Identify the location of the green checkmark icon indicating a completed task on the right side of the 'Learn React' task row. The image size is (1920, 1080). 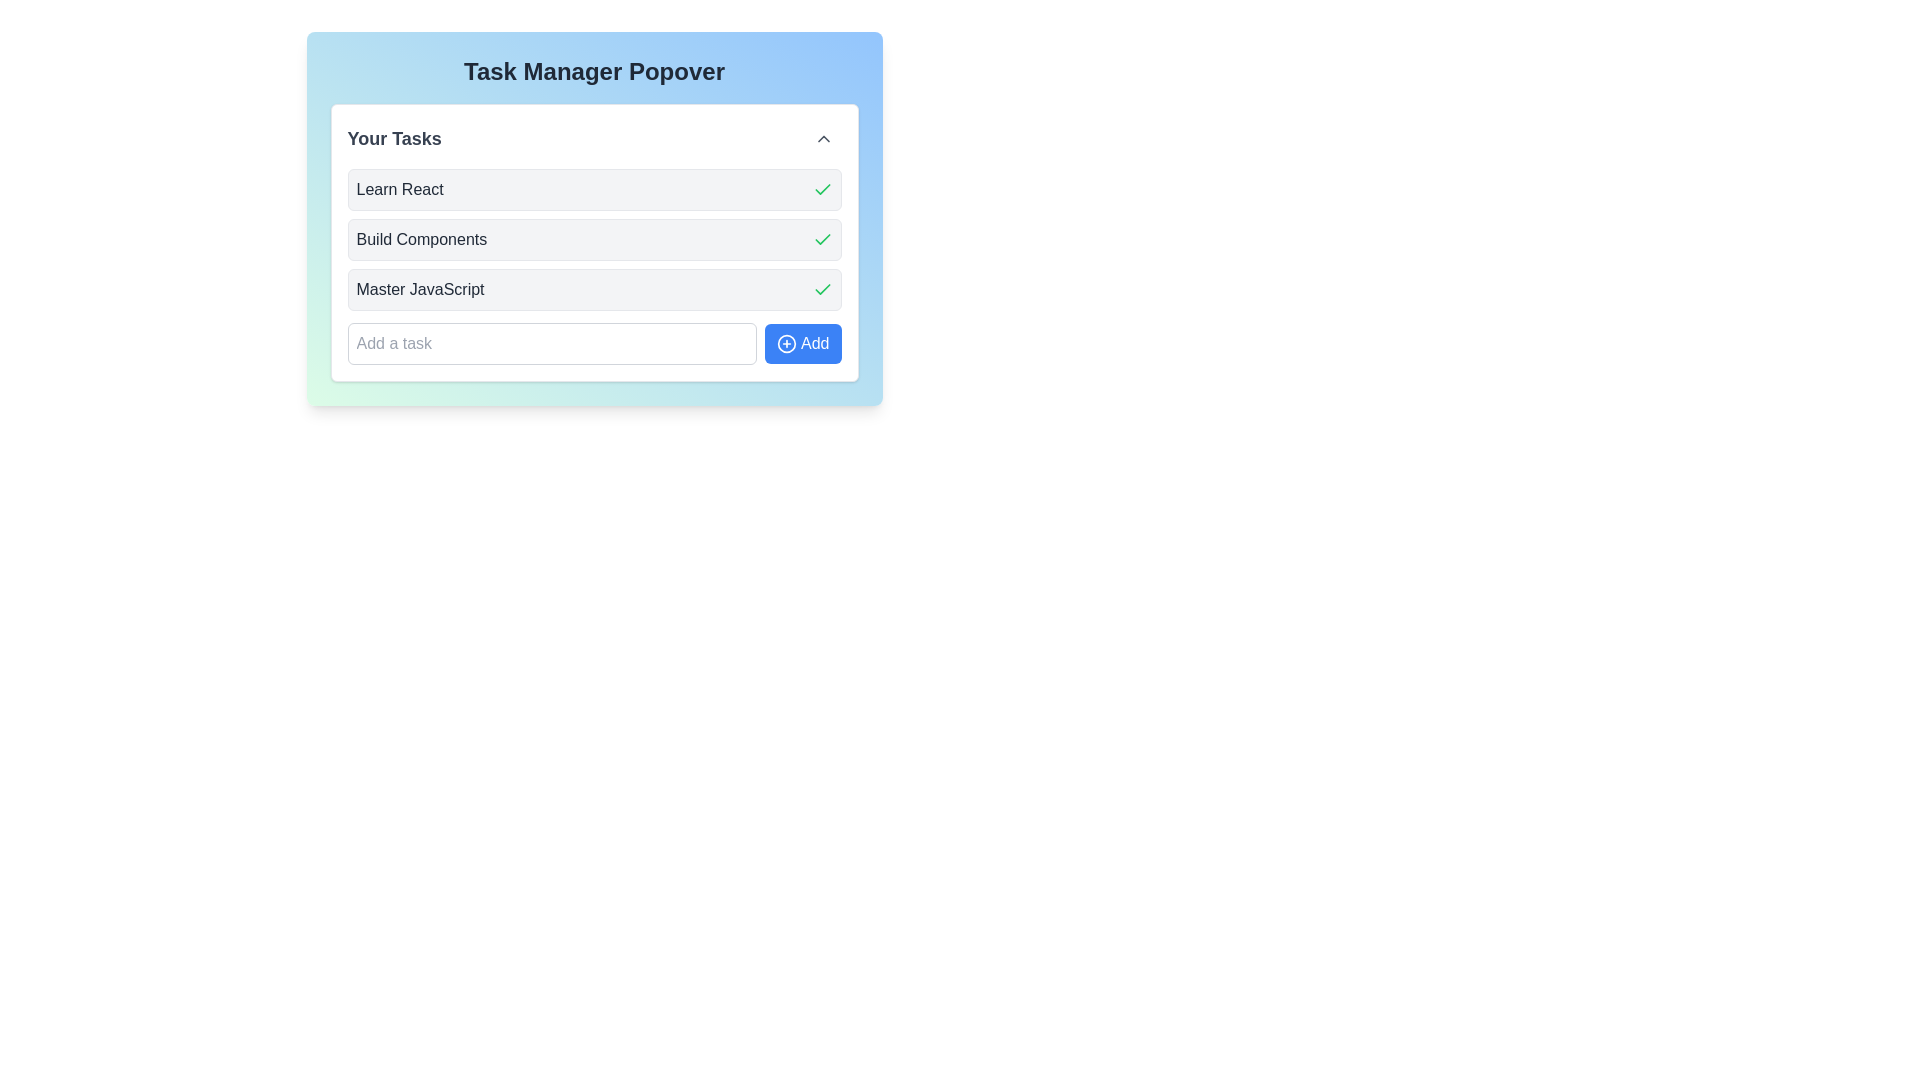
(822, 189).